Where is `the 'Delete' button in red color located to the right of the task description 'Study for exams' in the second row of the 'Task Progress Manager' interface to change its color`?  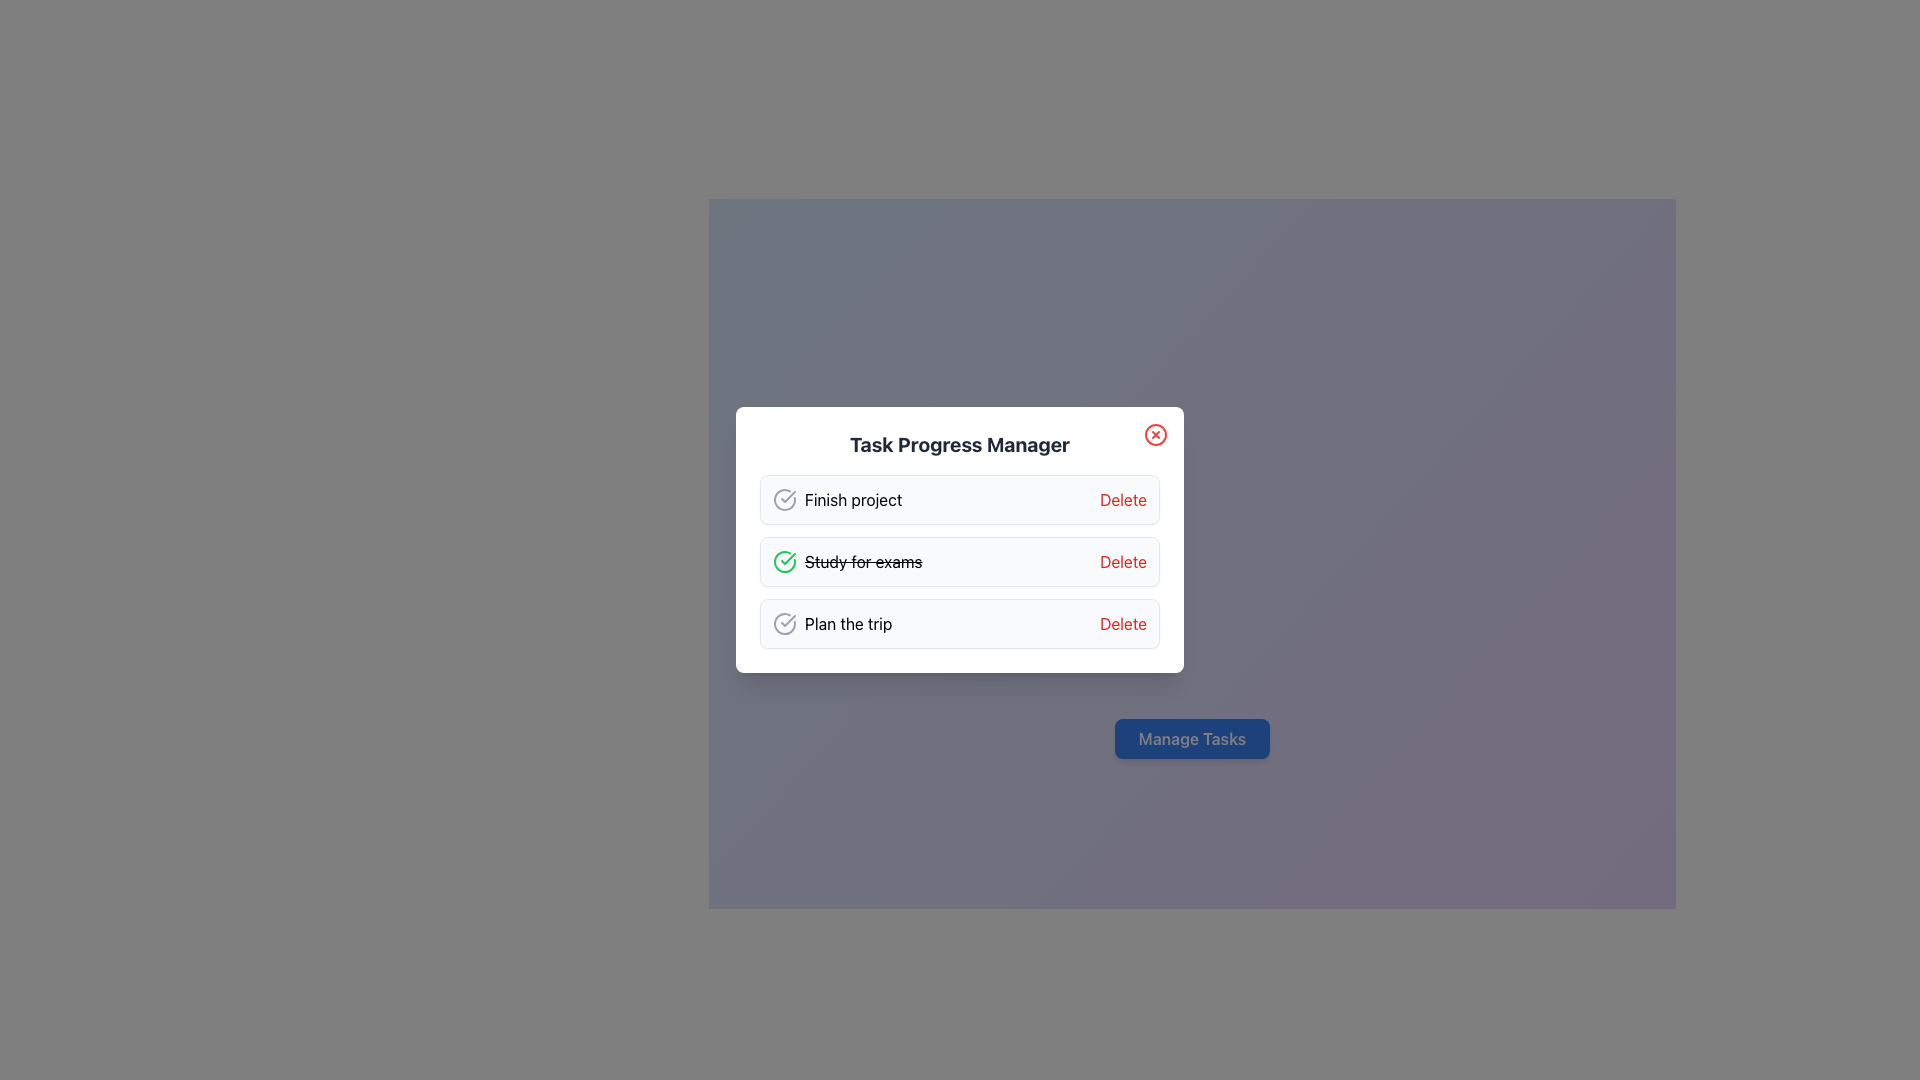 the 'Delete' button in red color located to the right of the task description 'Study for exams' in the second row of the 'Task Progress Manager' interface to change its color is located at coordinates (1123, 562).